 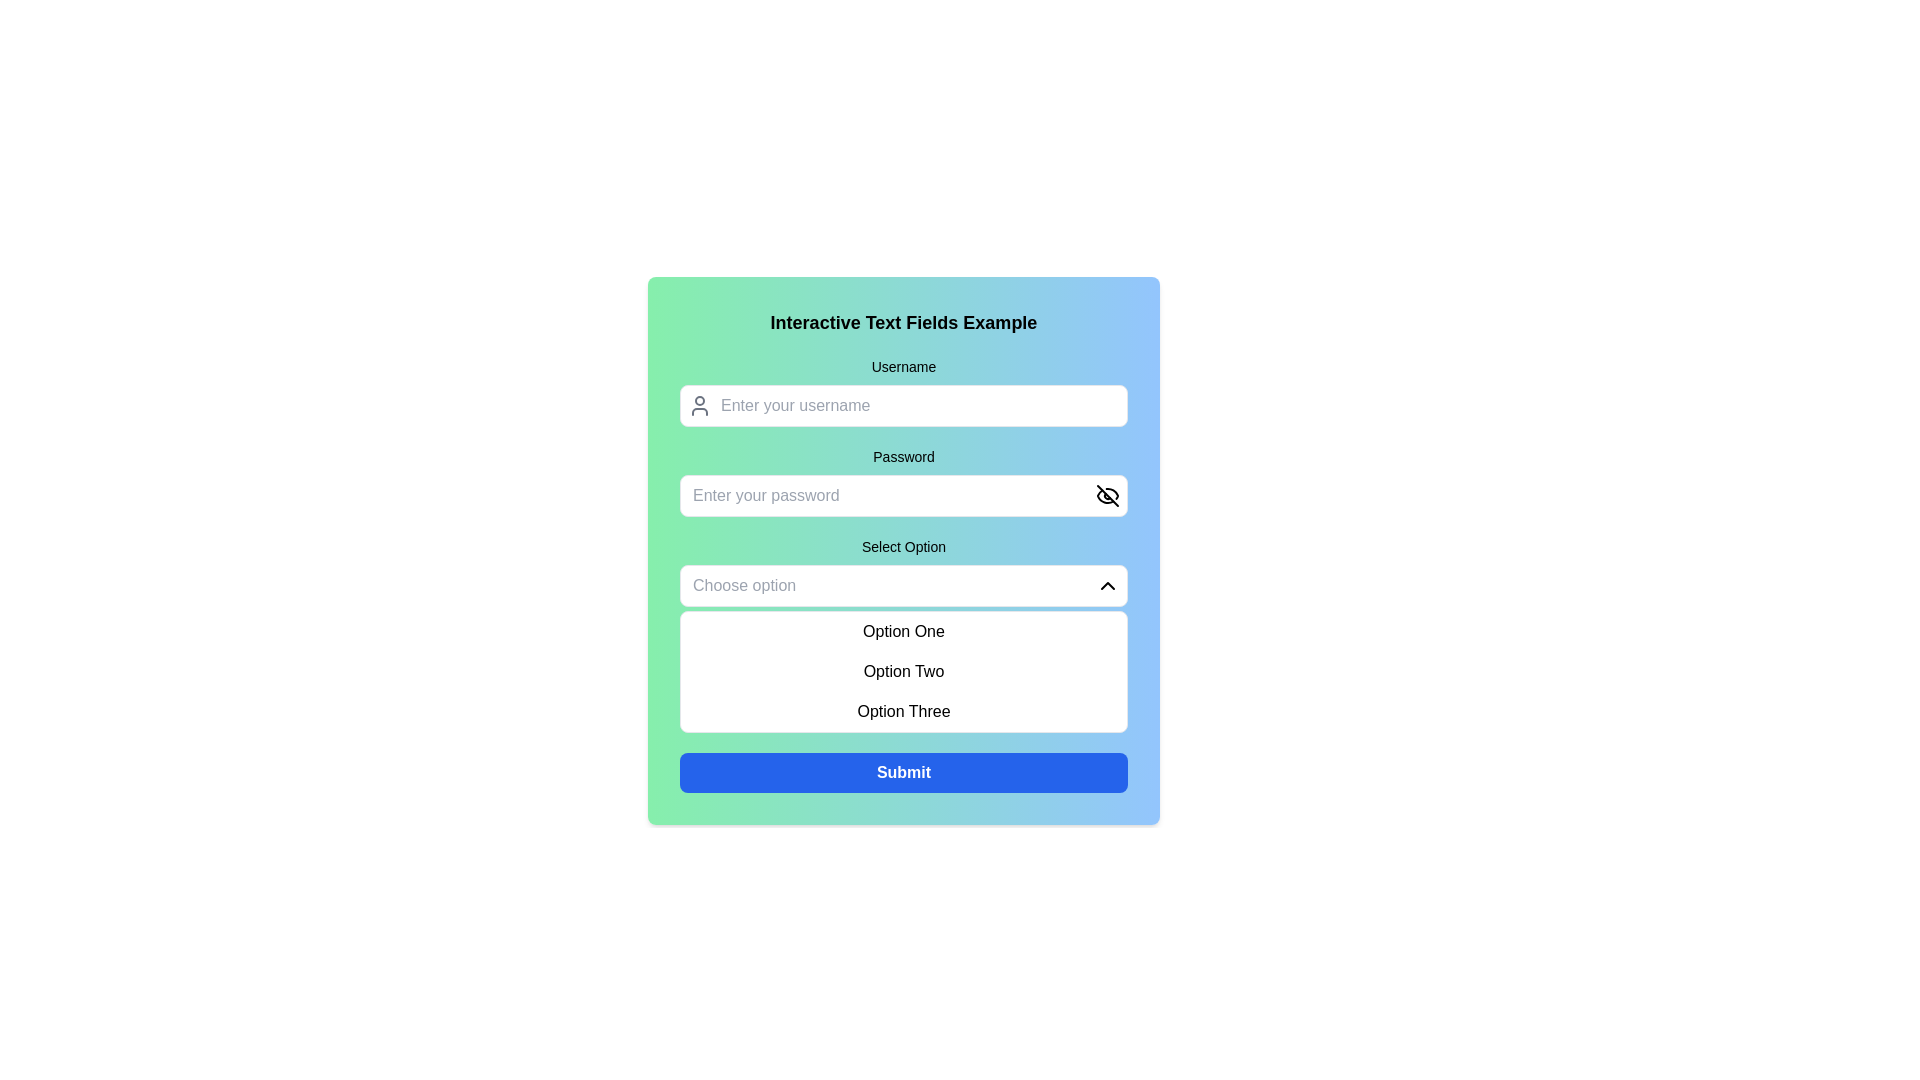 I want to click on the selectable option "Option Two" in the dropdown menu, so click(x=902, y=671).